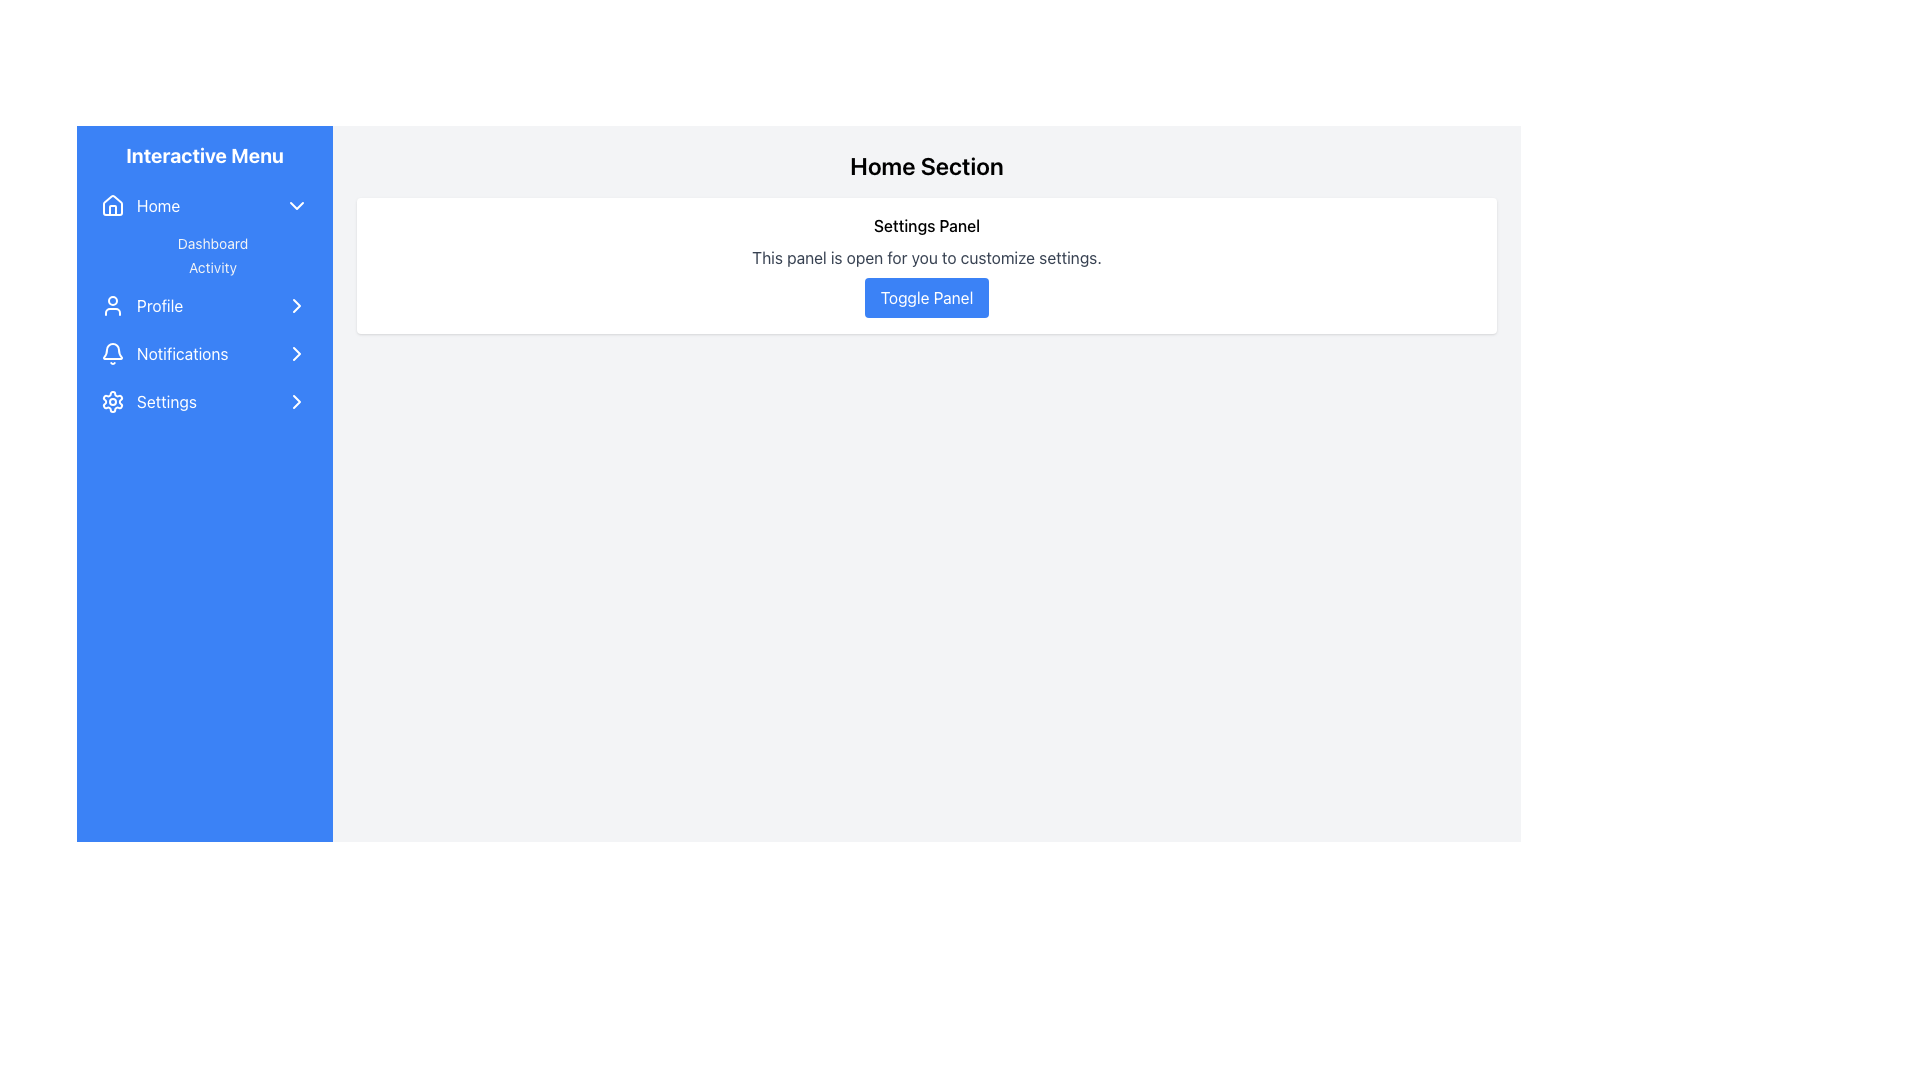  I want to click on the third menu option in the vertical navigation bar, which is located between the 'Home' and 'Notifications' options, so click(205, 304).